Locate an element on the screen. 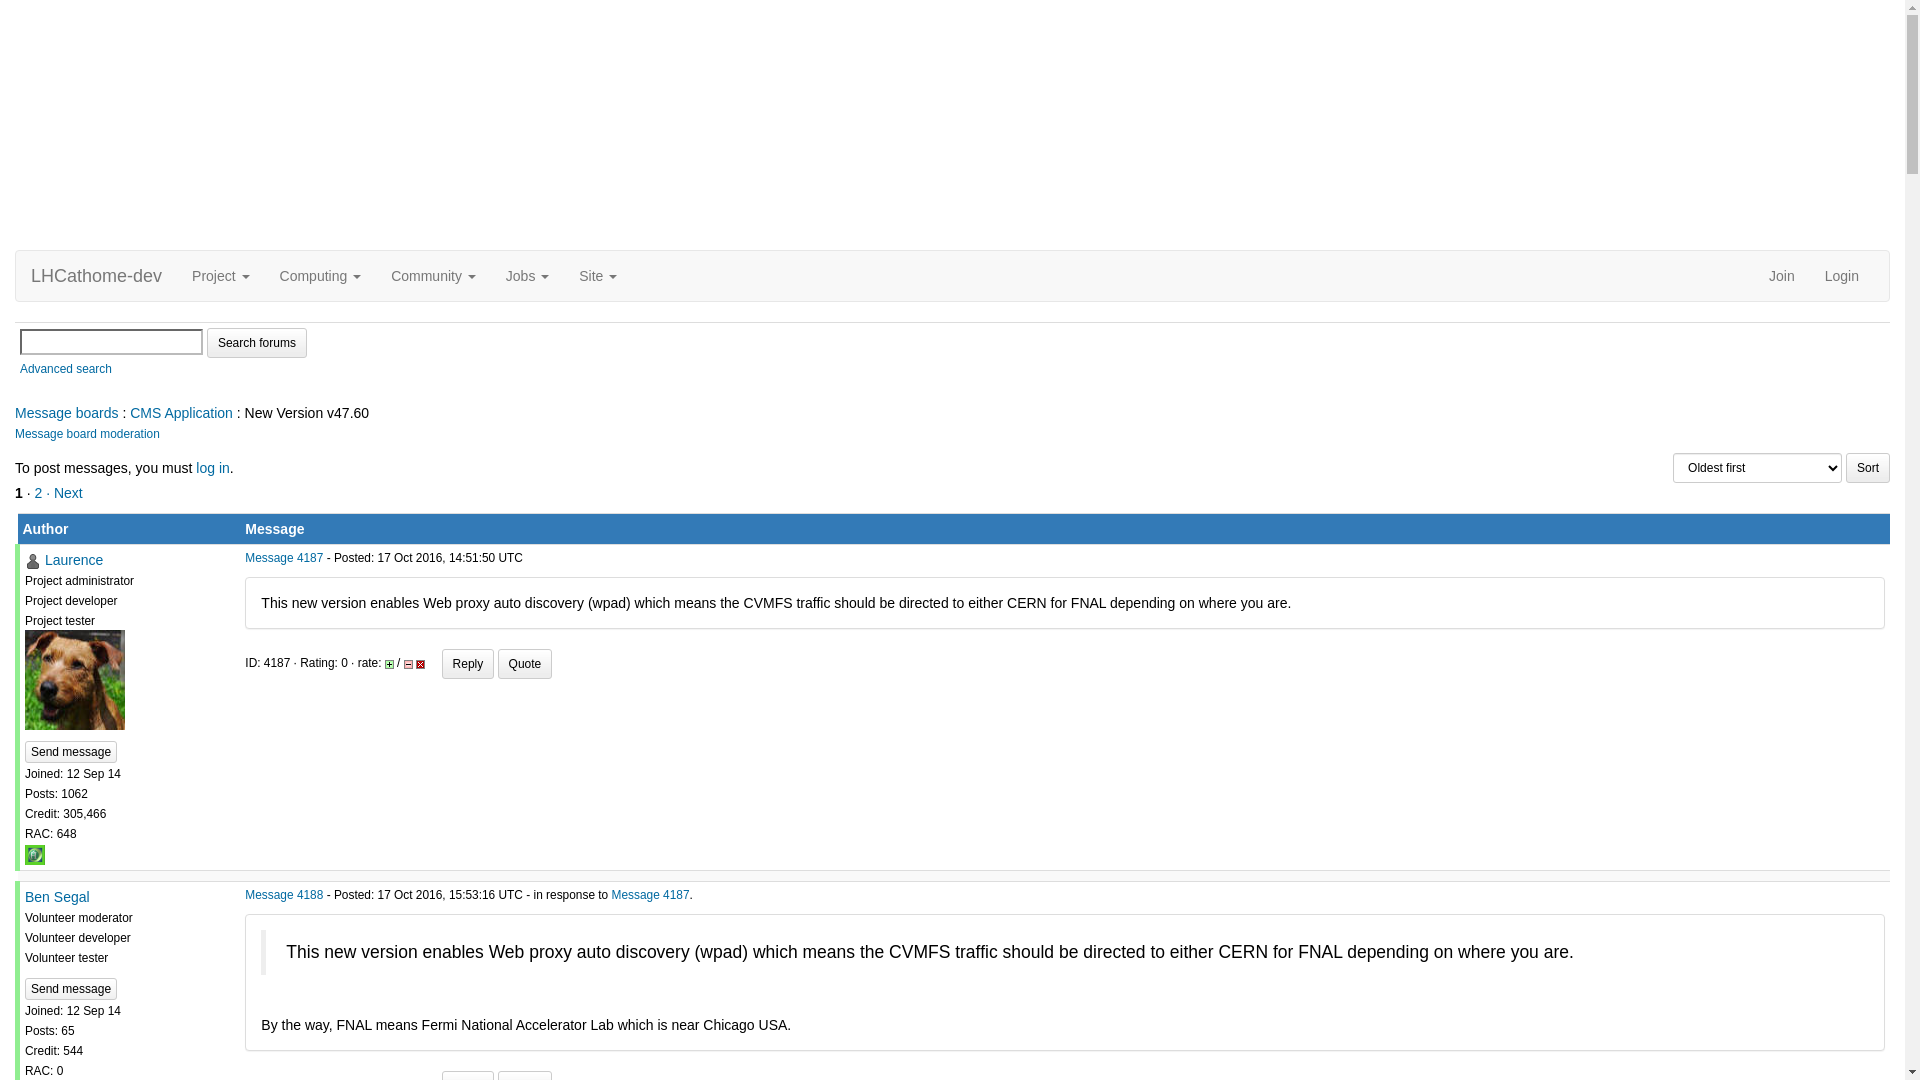 The height and width of the screenshot is (1080, 1920). 'Community' is located at coordinates (432, 276).